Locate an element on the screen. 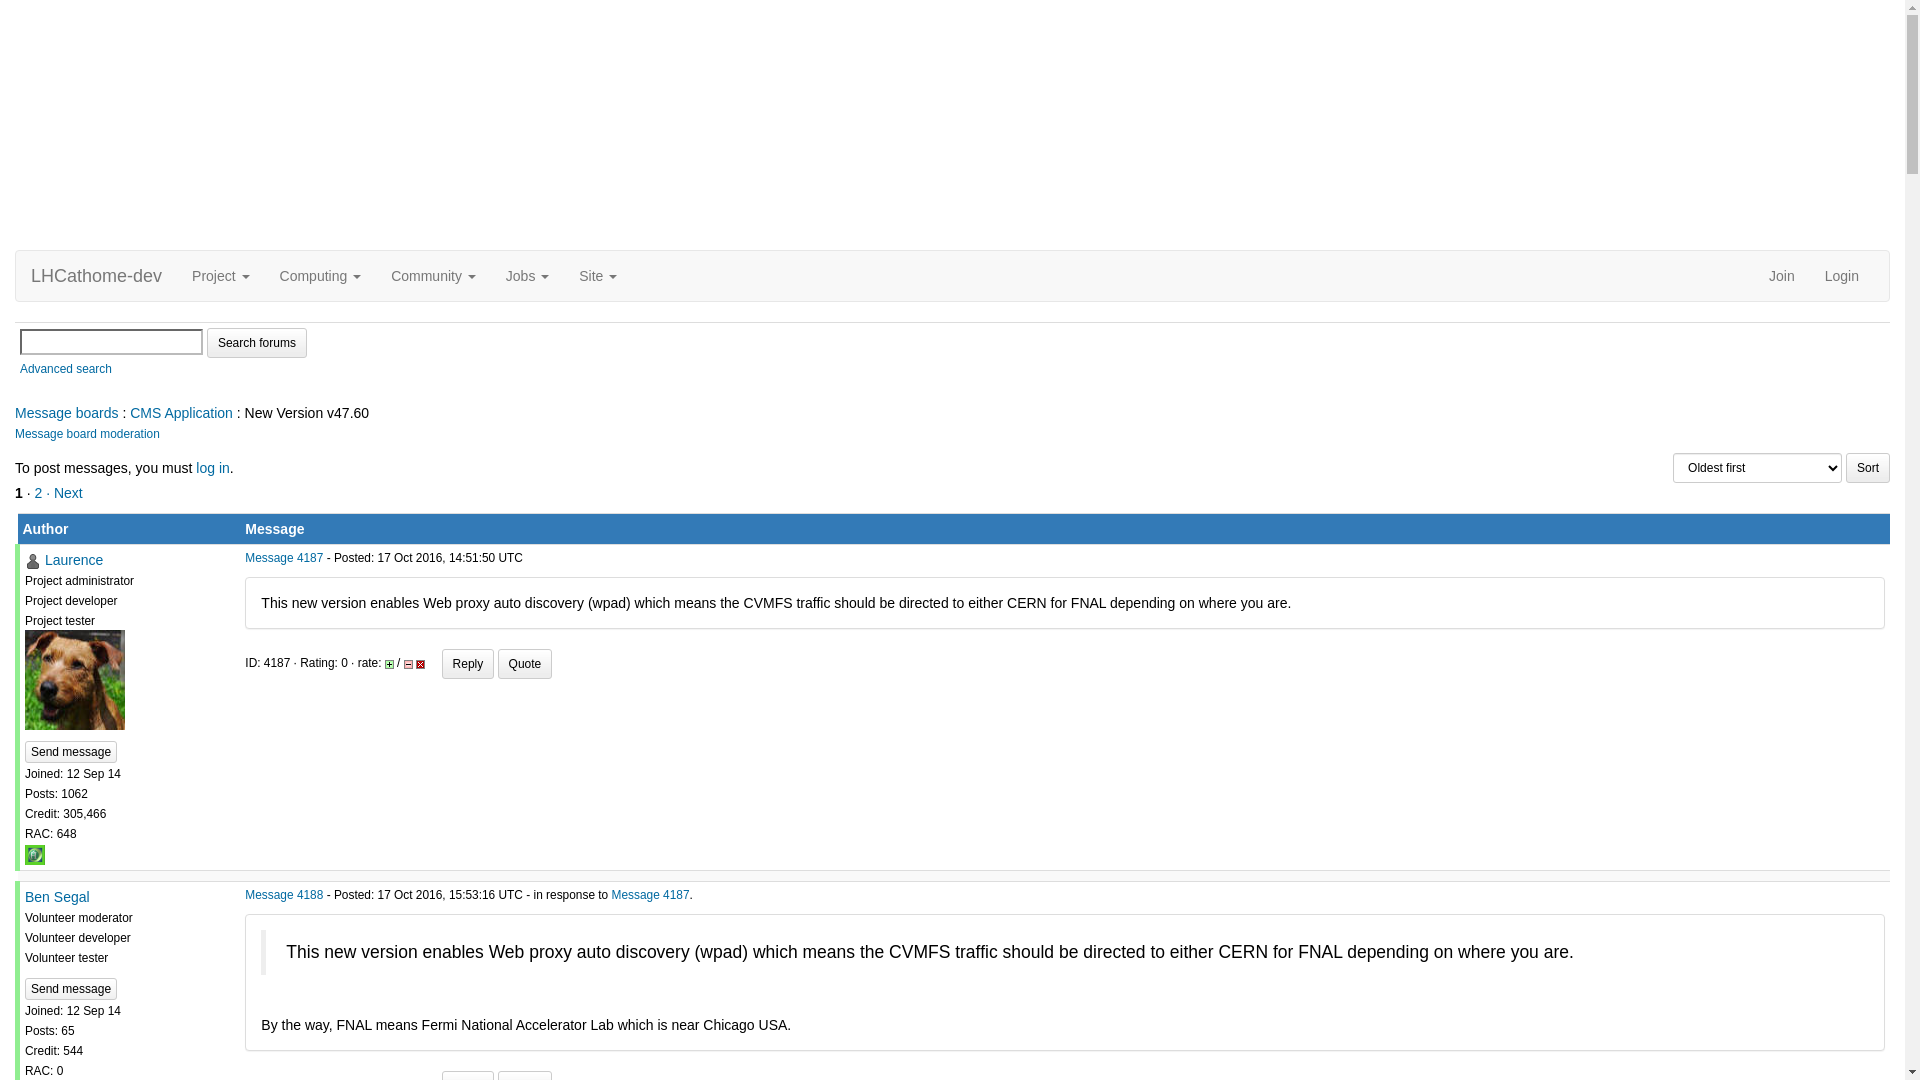 The height and width of the screenshot is (1080, 1920). 'Community' is located at coordinates (432, 276).